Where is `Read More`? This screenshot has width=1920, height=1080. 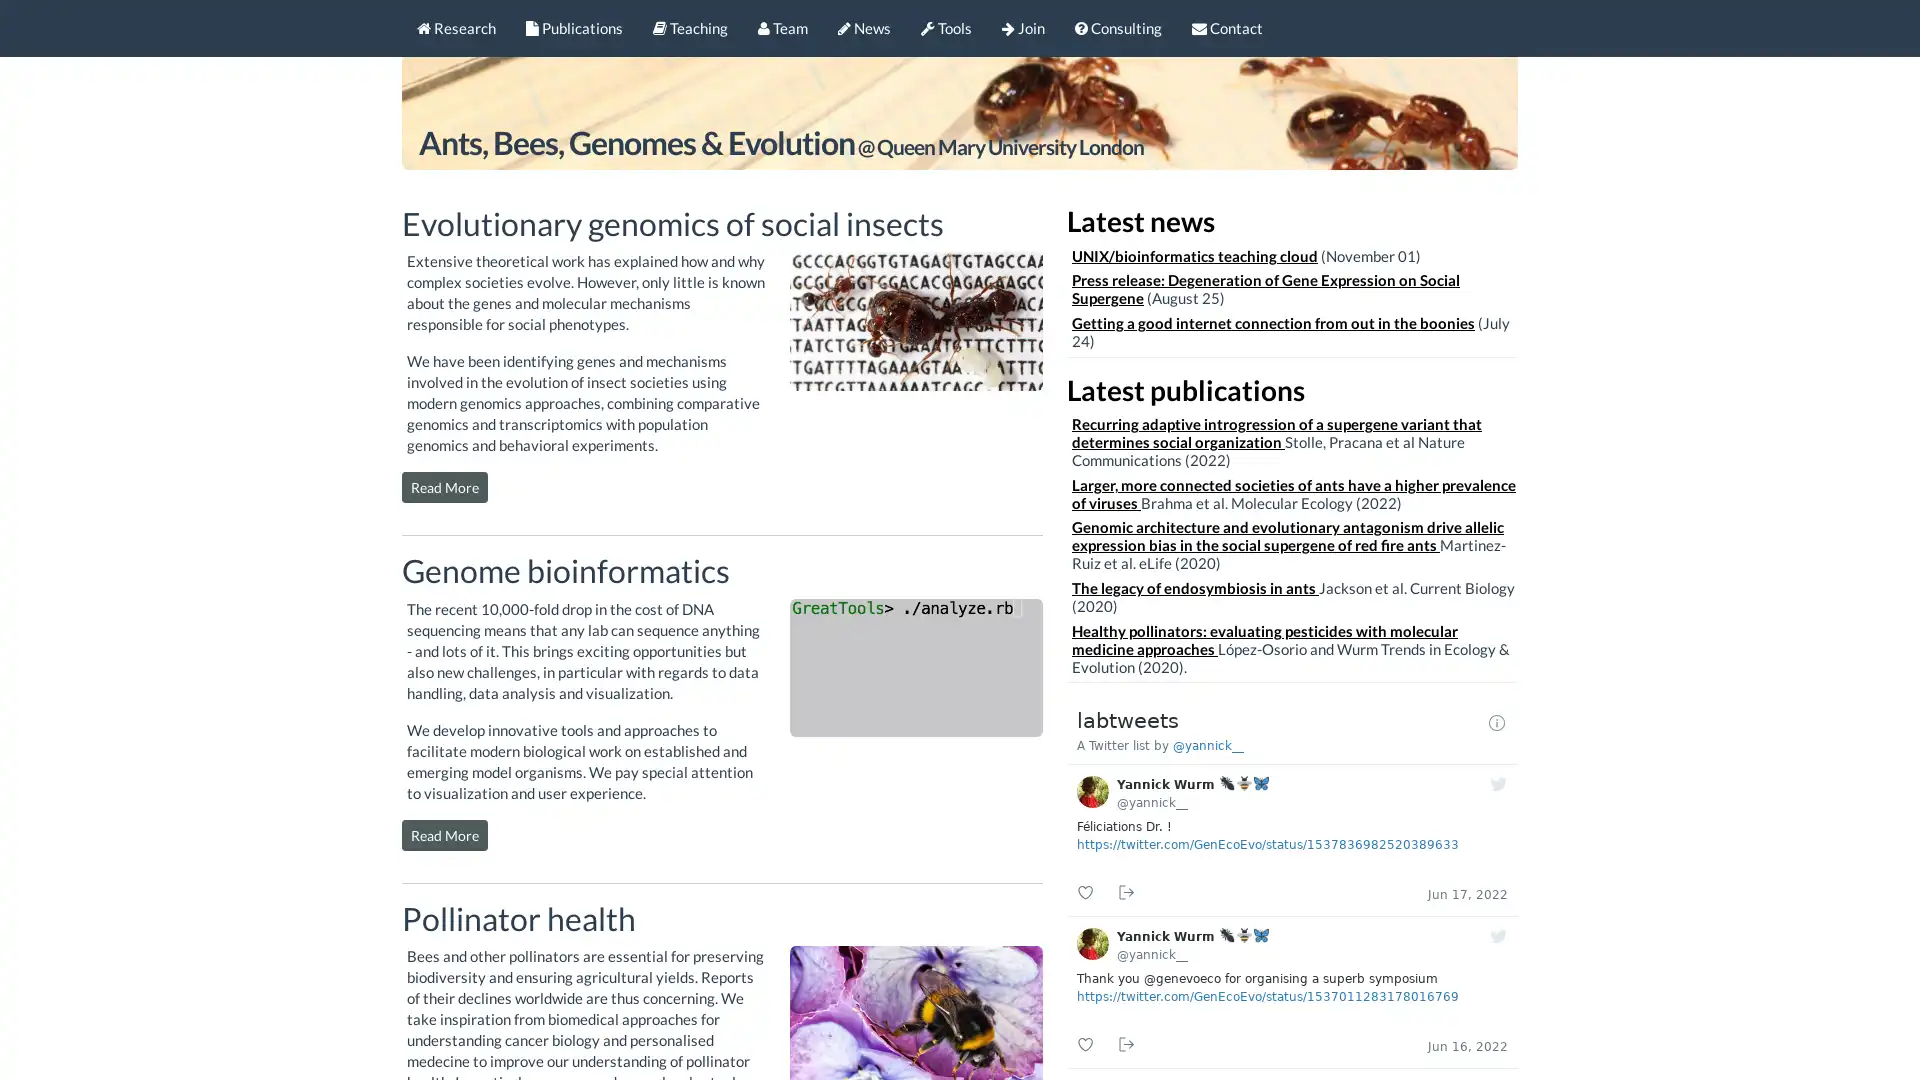
Read More is located at coordinates (444, 487).